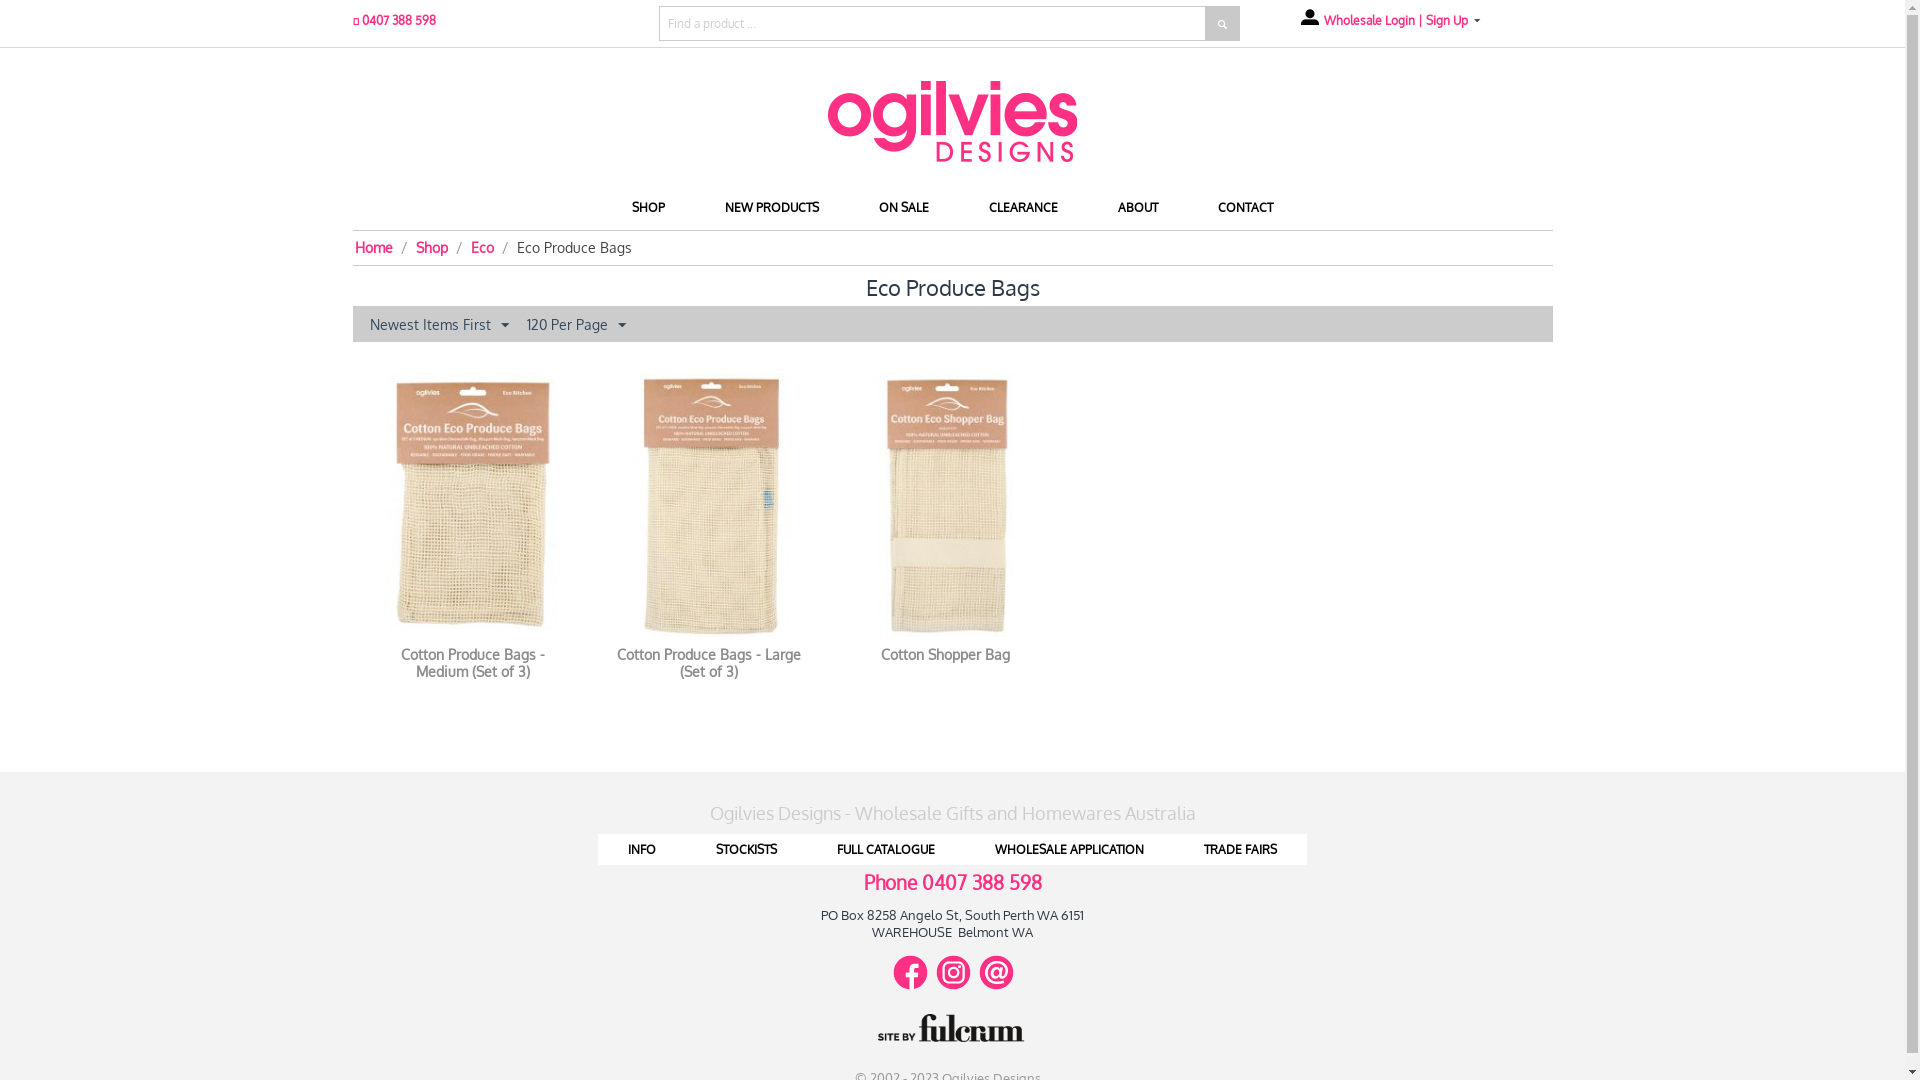 The image size is (1920, 1080). What do you see at coordinates (695, 207) in the screenshot?
I see `'NEW PRODUCTS'` at bounding box center [695, 207].